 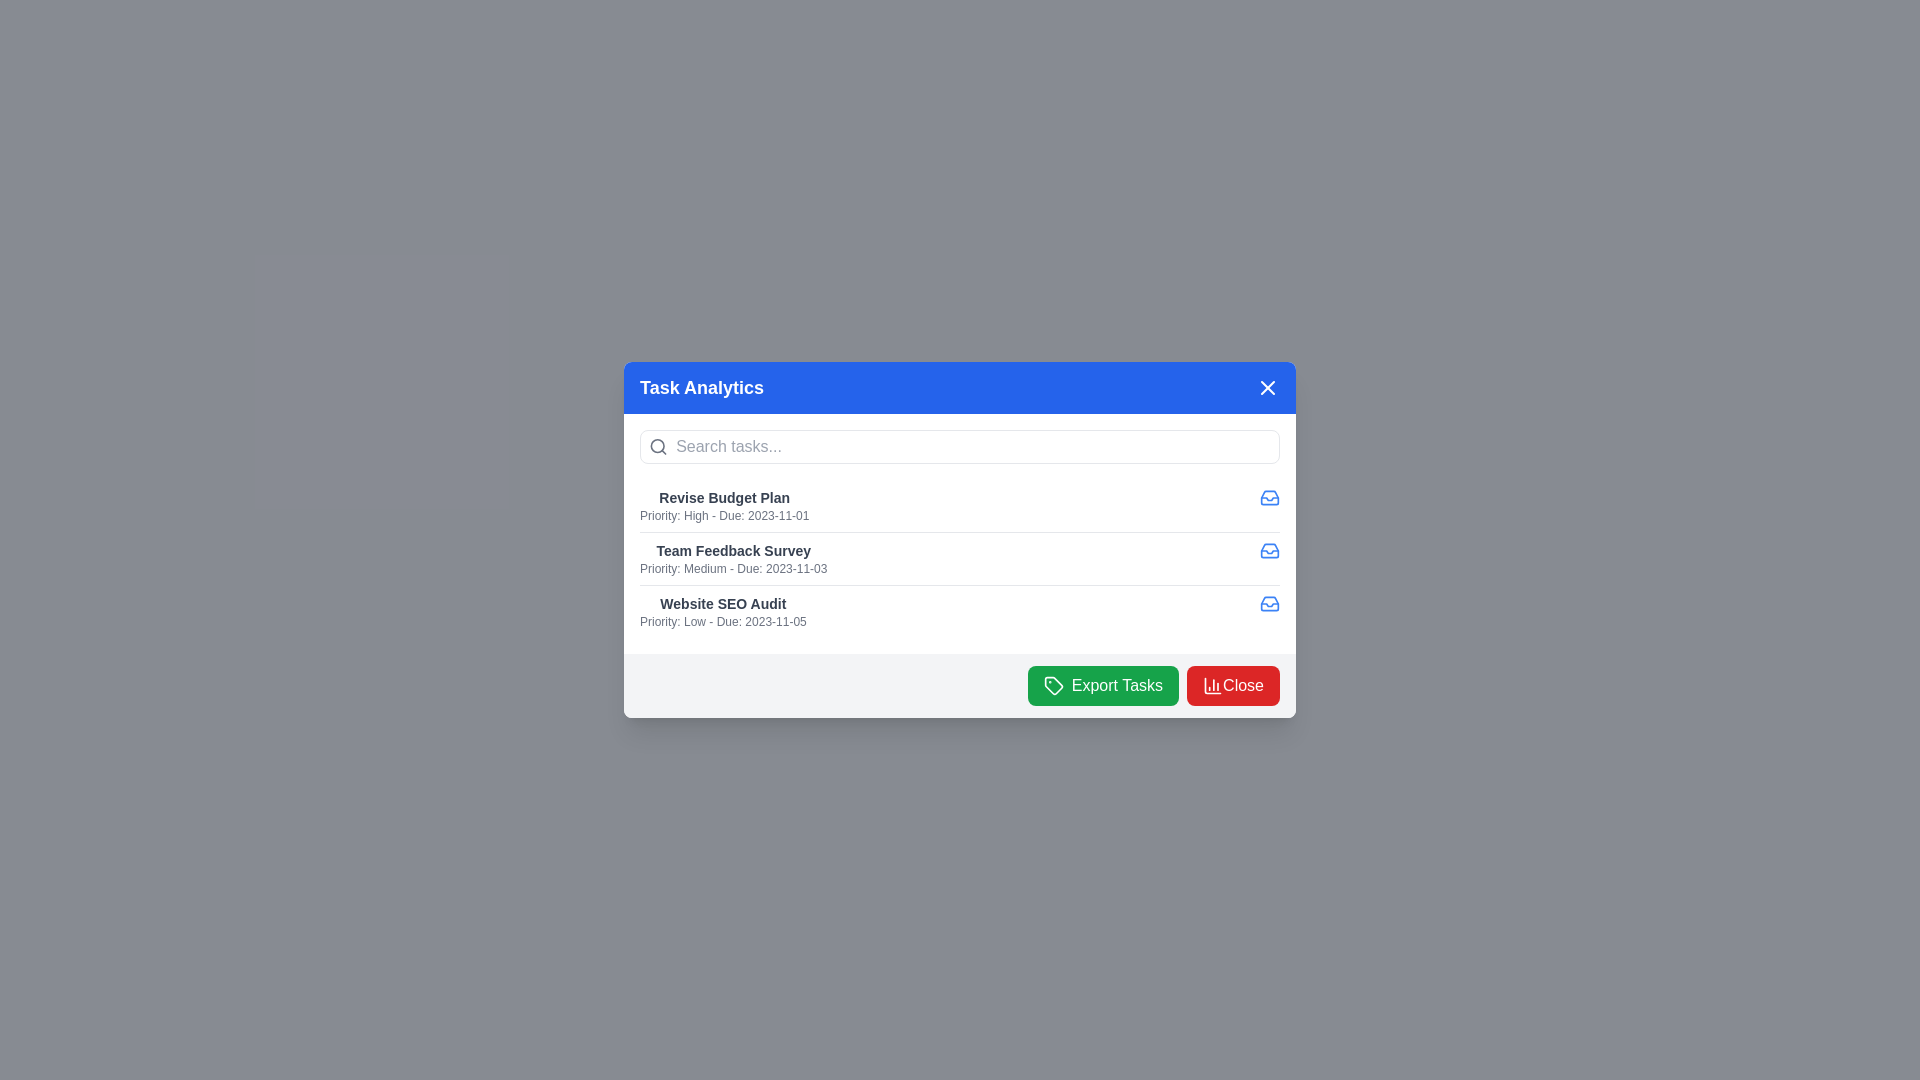 I want to click on the icon located in the second row of the task list, adjacent to the 'Team Feedback Survey', which indicates an action related to downloading or accessing additional details, so click(x=1269, y=496).